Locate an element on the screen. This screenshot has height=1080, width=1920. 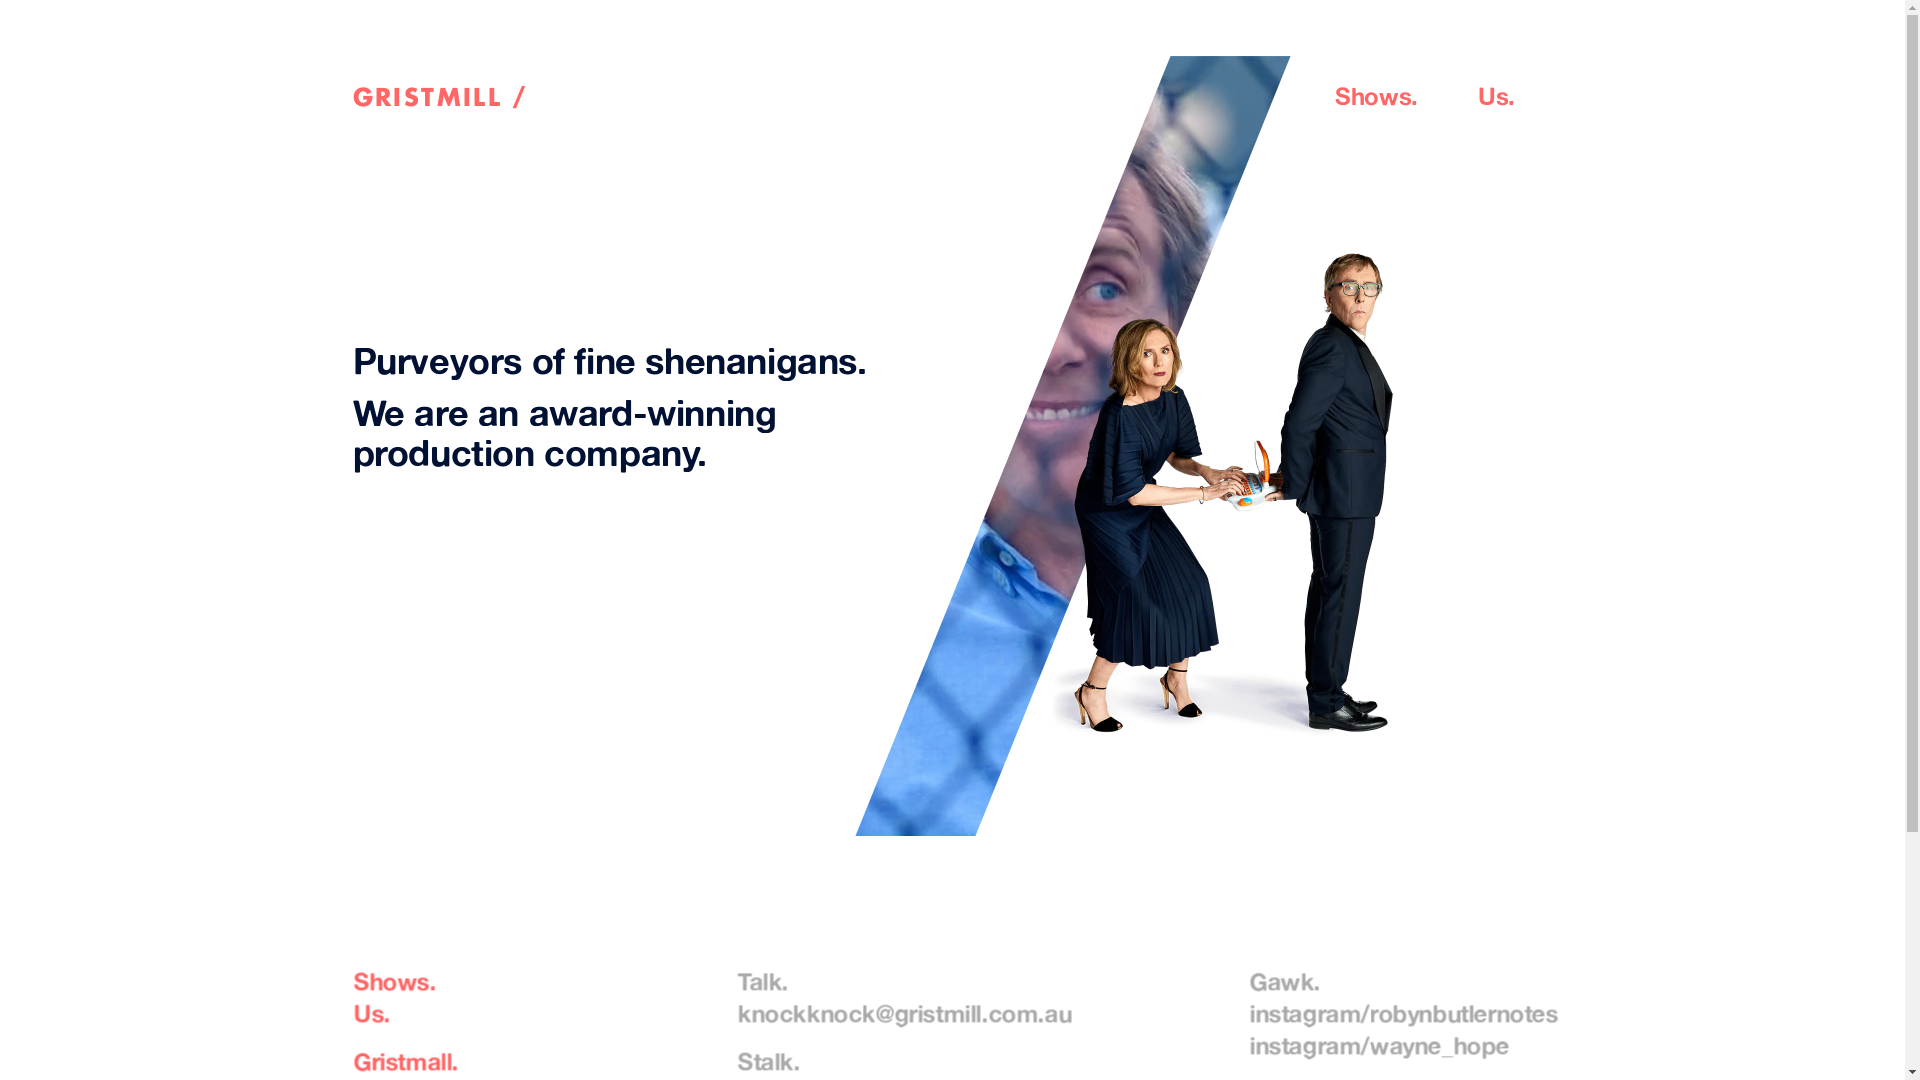
'Us.' is located at coordinates (371, 1013).